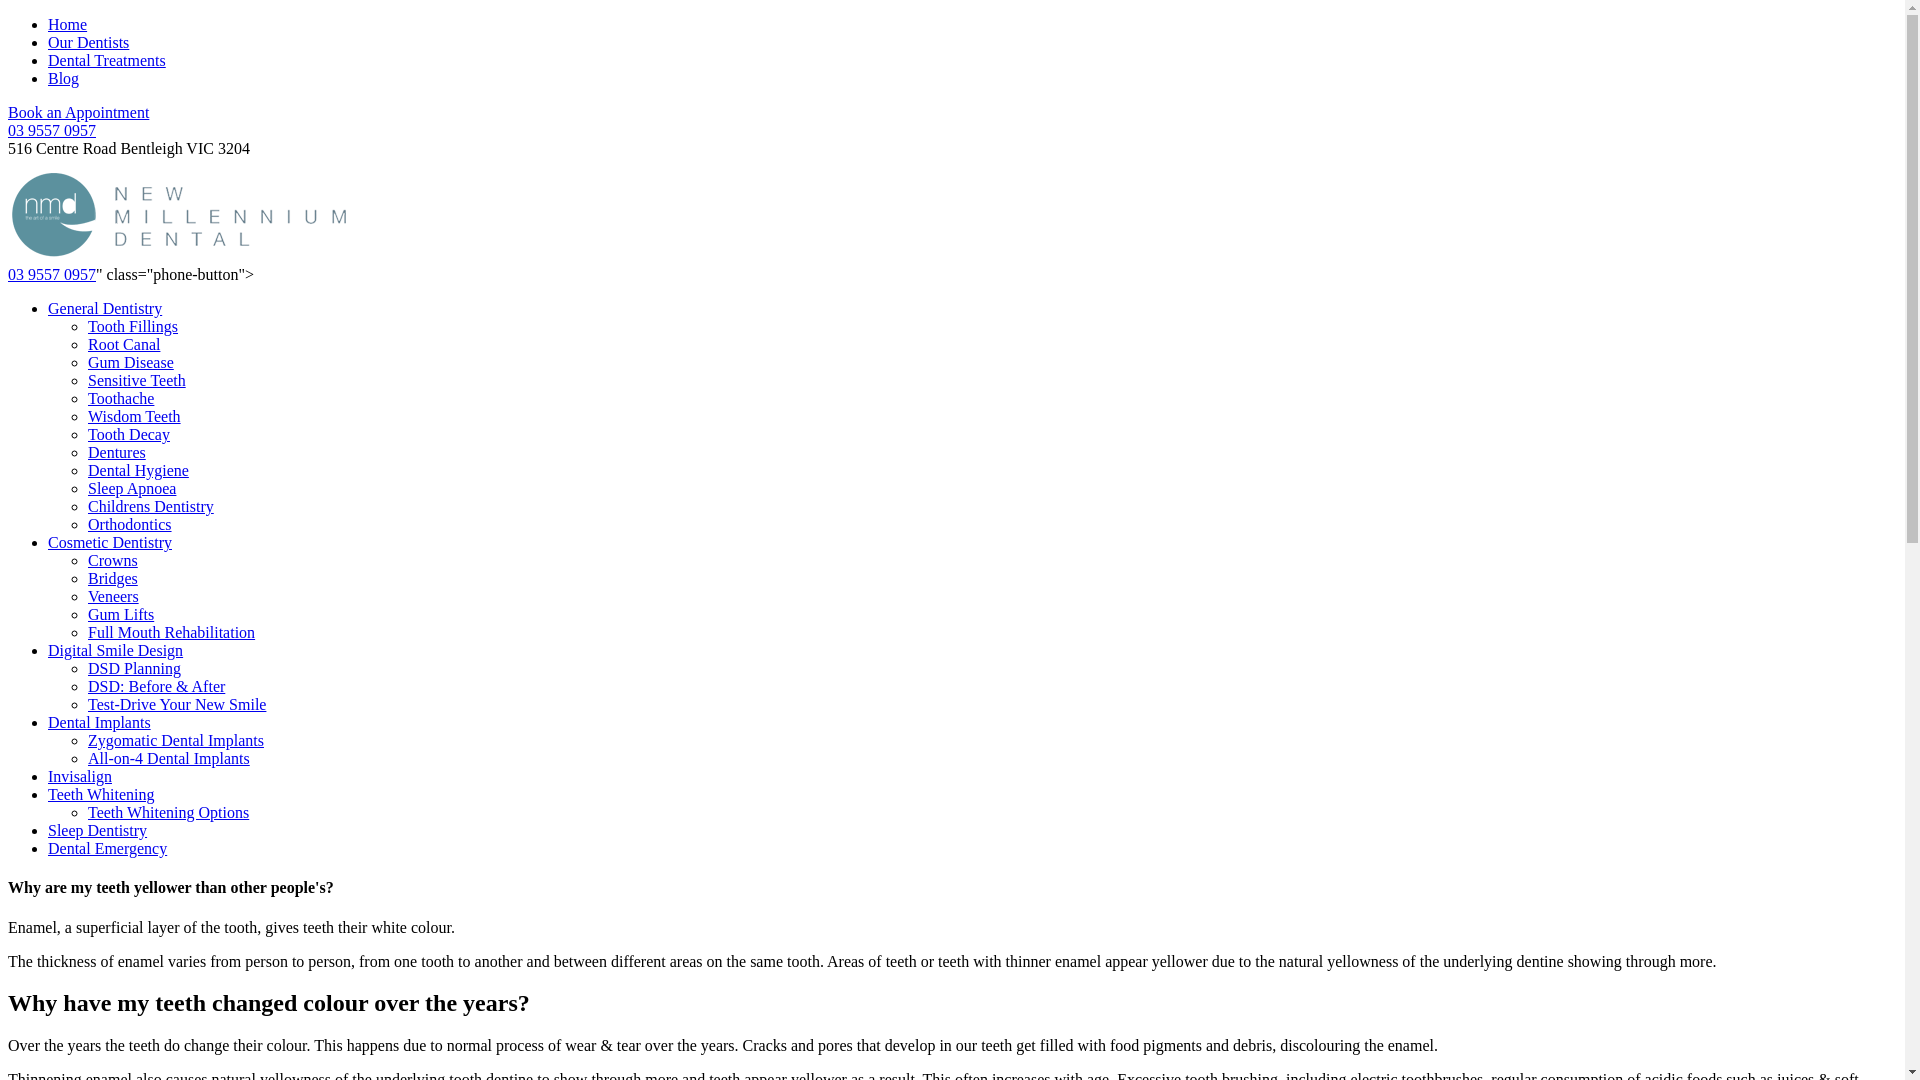 Image resolution: width=1920 pixels, height=1080 pixels. I want to click on 'Bridges', so click(112, 578).